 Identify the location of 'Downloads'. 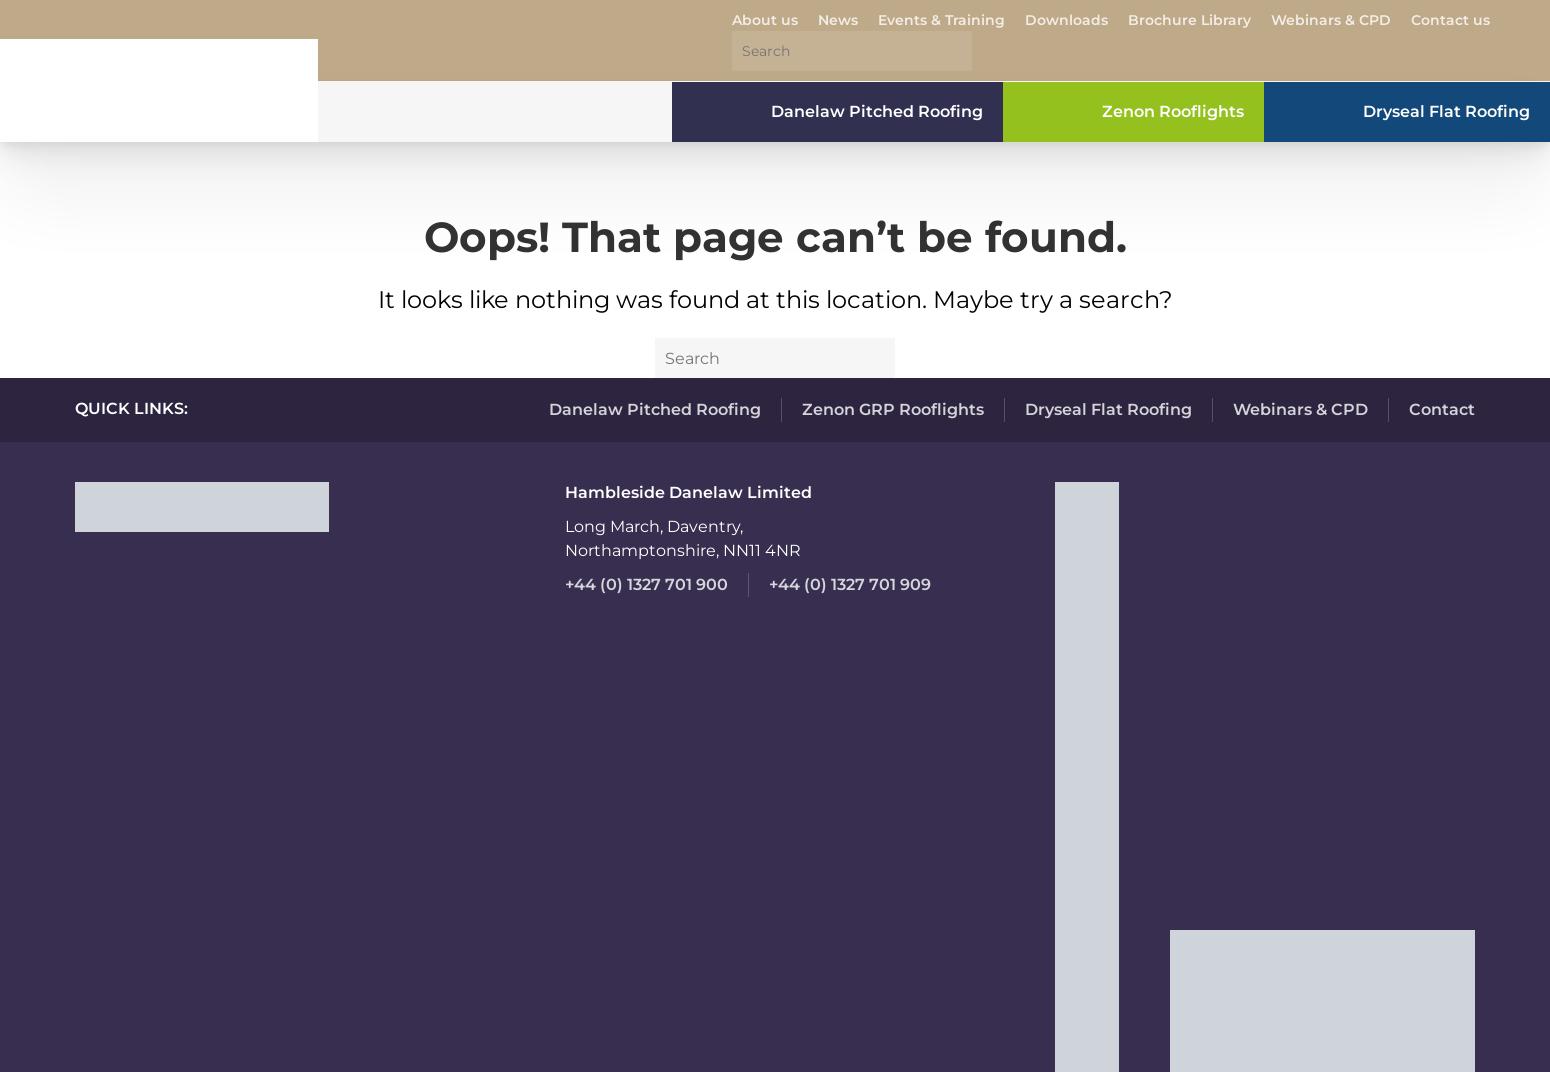
(1066, 19).